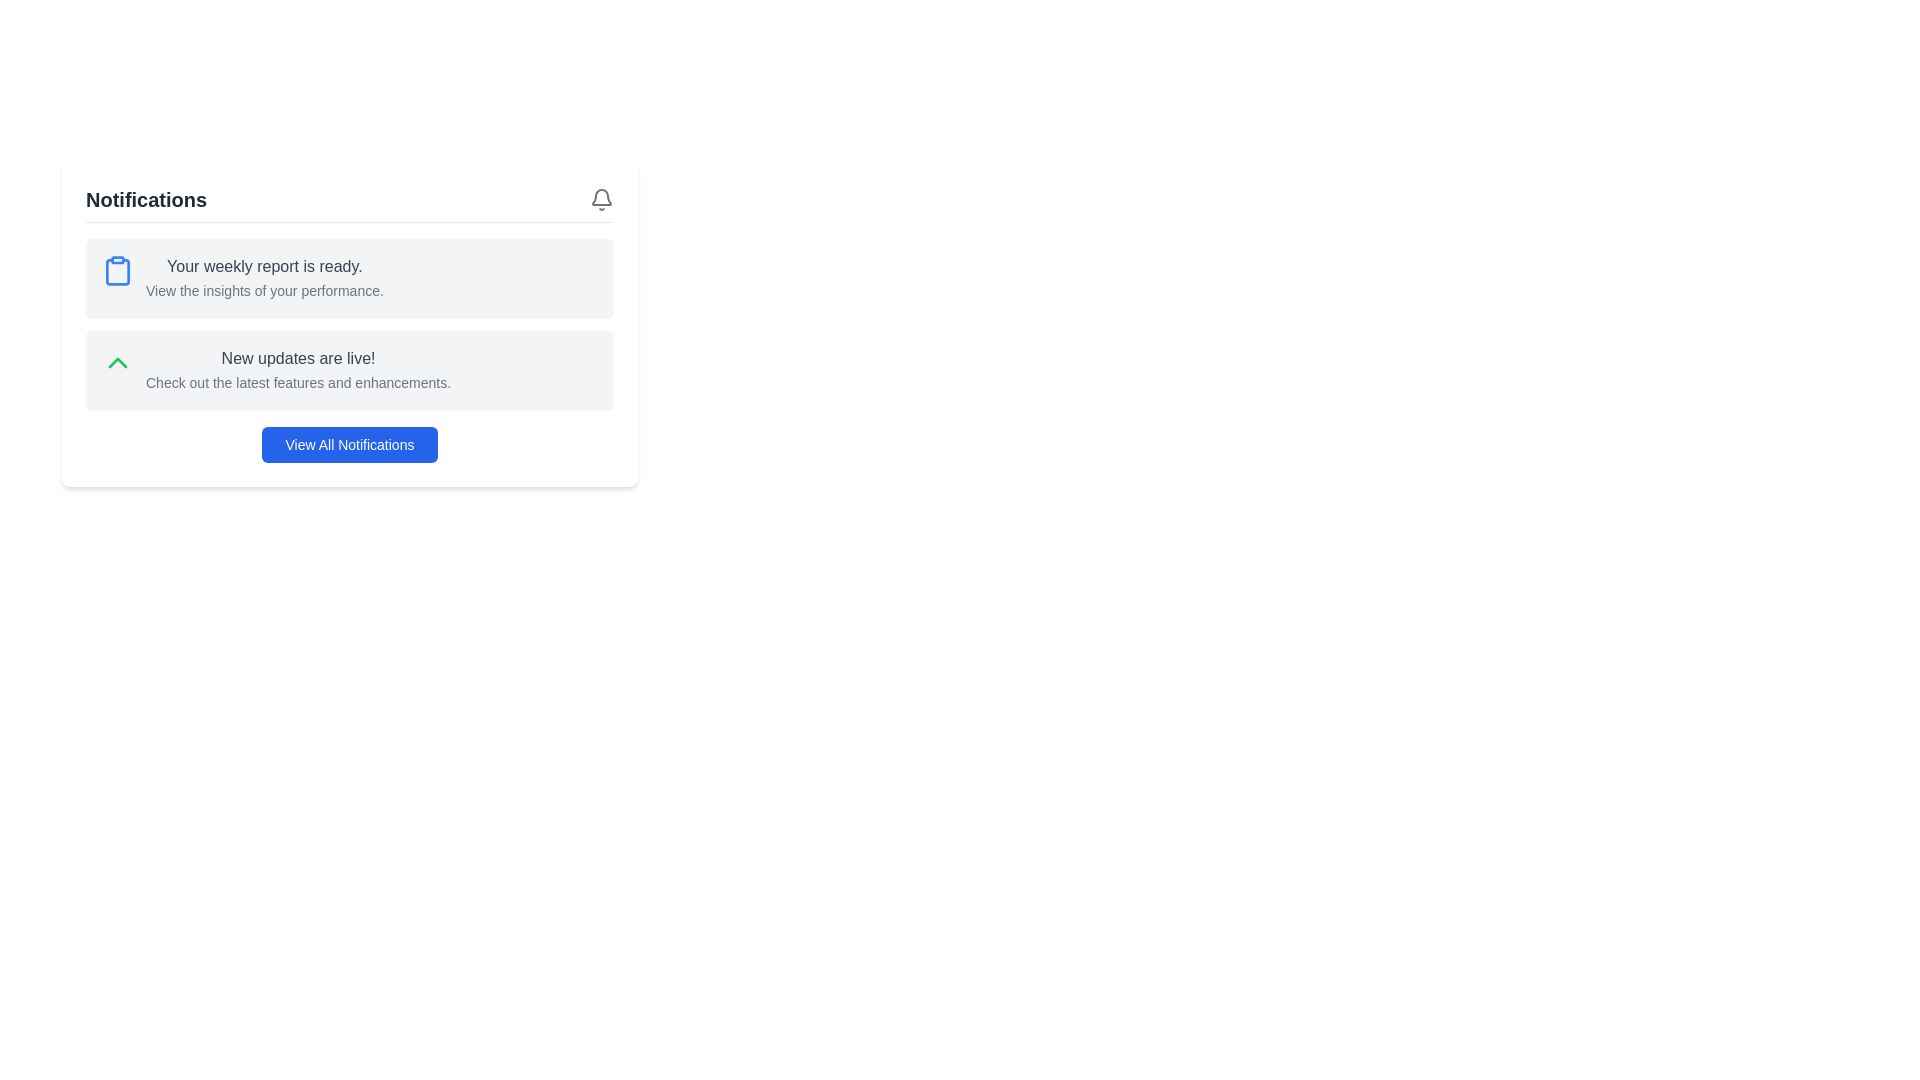 The image size is (1920, 1080). I want to click on the text element that displays 'View the insights of your performance.' located beneath the title 'Your weekly report is ready.' in the notification card, so click(263, 290).